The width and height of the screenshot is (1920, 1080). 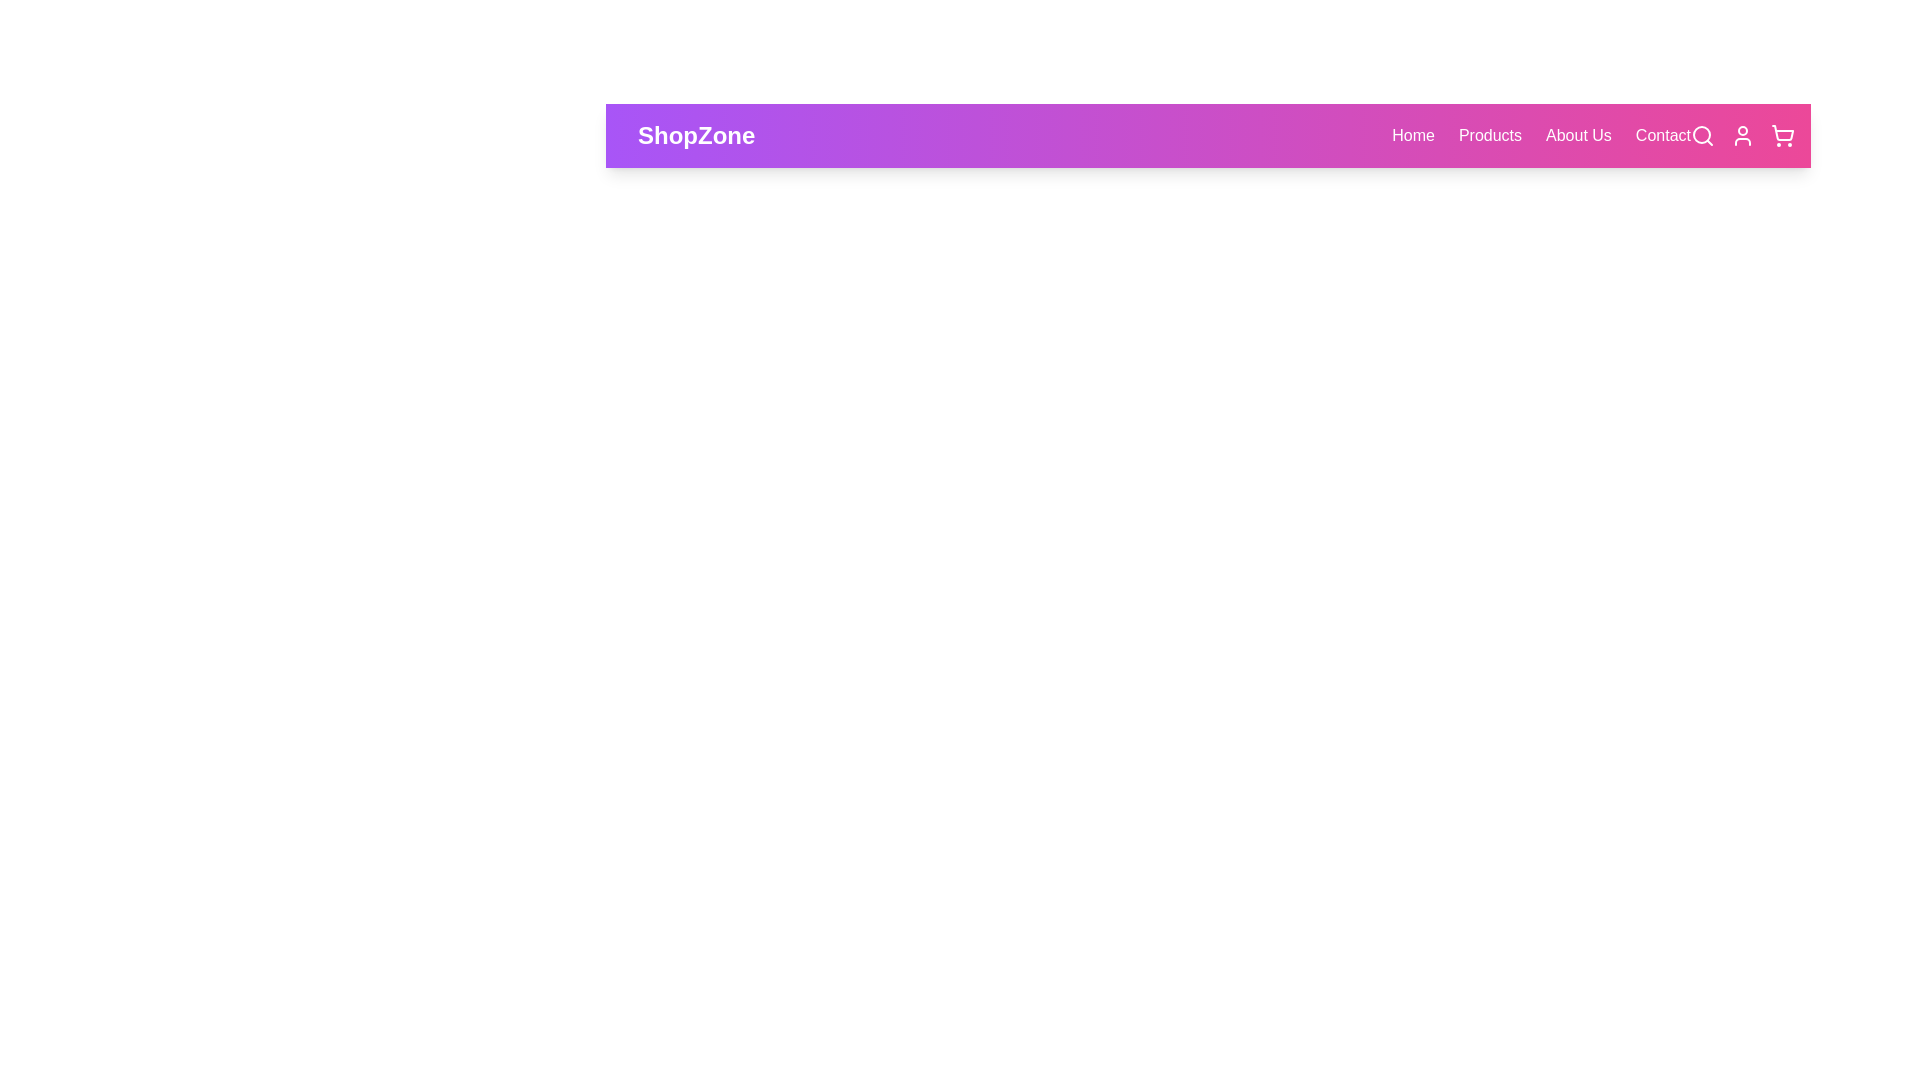 What do you see at coordinates (1412, 135) in the screenshot?
I see `the Home link in the navigation bar to navigate to the respective section` at bounding box center [1412, 135].